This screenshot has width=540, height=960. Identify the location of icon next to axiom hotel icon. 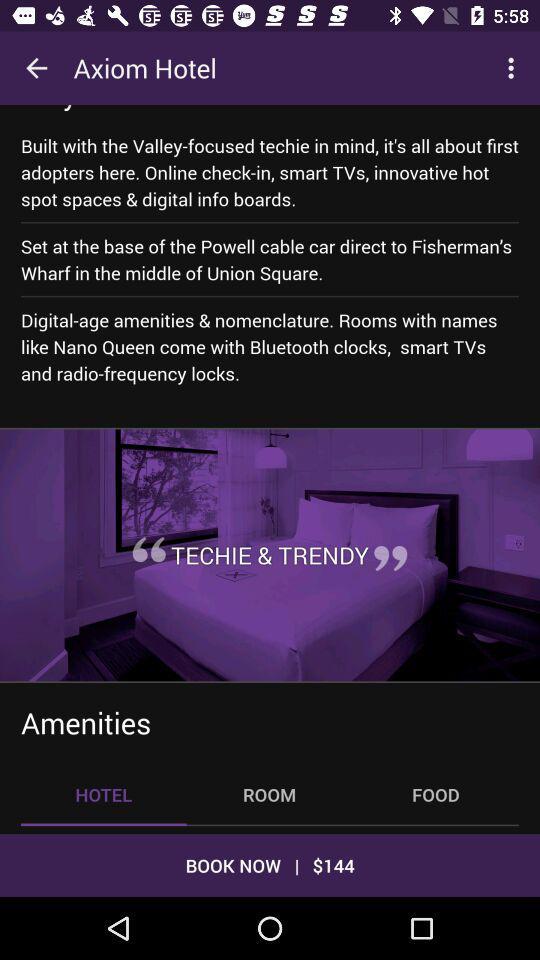
(36, 68).